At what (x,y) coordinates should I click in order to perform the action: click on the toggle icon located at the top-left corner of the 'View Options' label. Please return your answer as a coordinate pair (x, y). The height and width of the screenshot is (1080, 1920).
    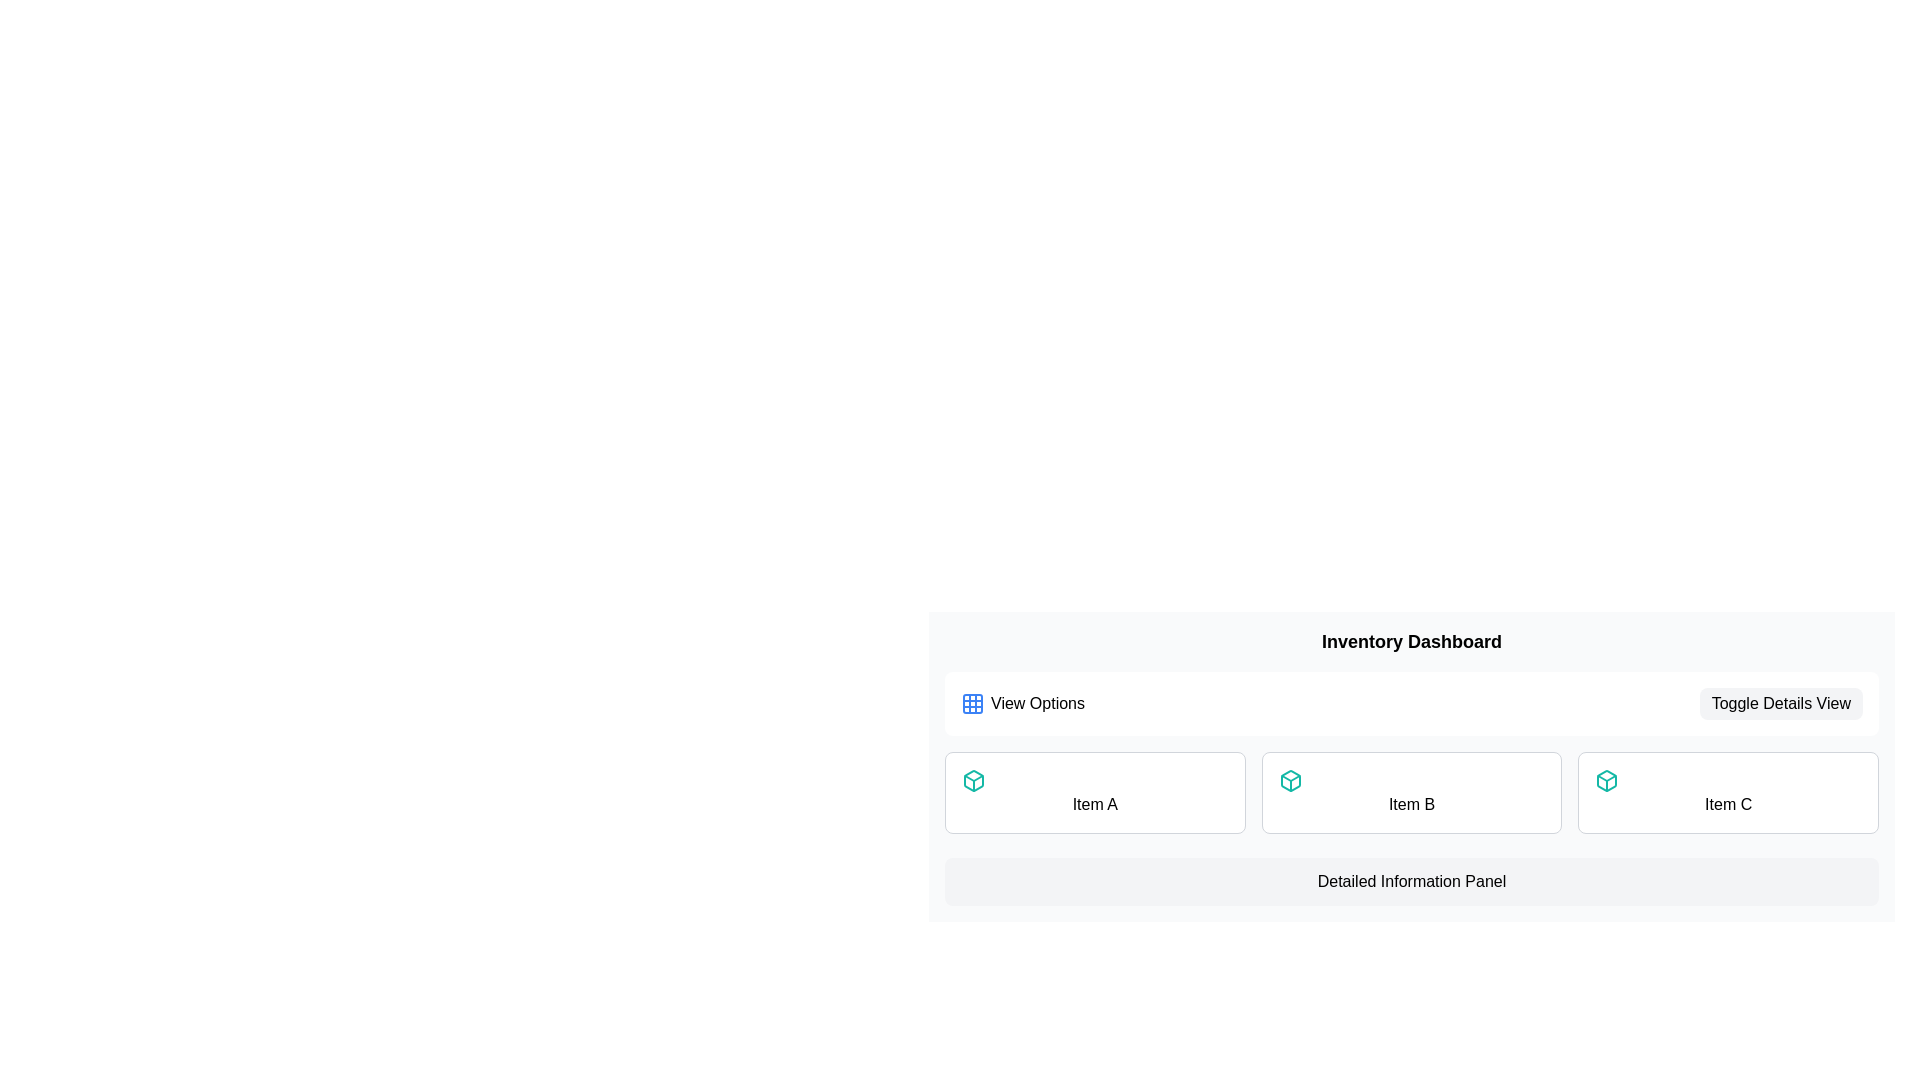
    Looking at the image, I should click on (973, 703).